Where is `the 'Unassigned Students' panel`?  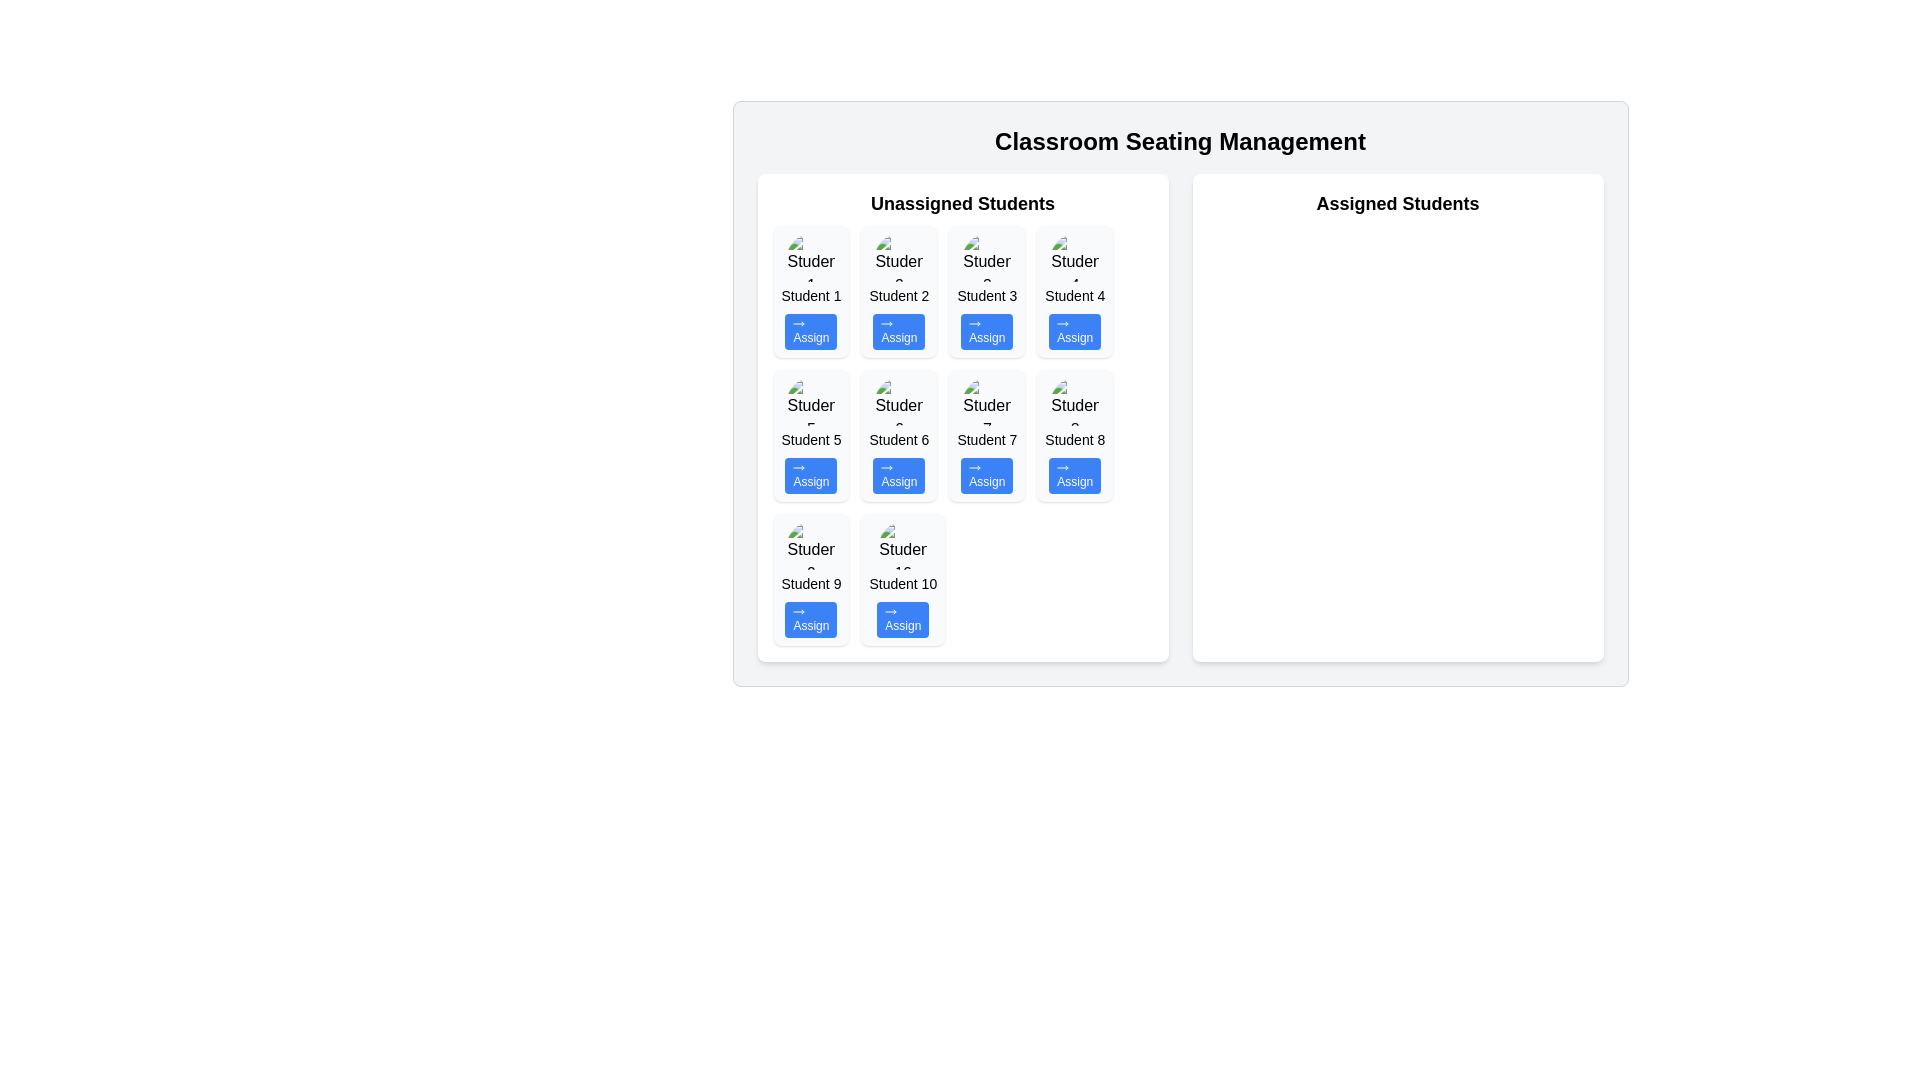
the 'Unassigned Students' panel is located at coordinates (963, 416).